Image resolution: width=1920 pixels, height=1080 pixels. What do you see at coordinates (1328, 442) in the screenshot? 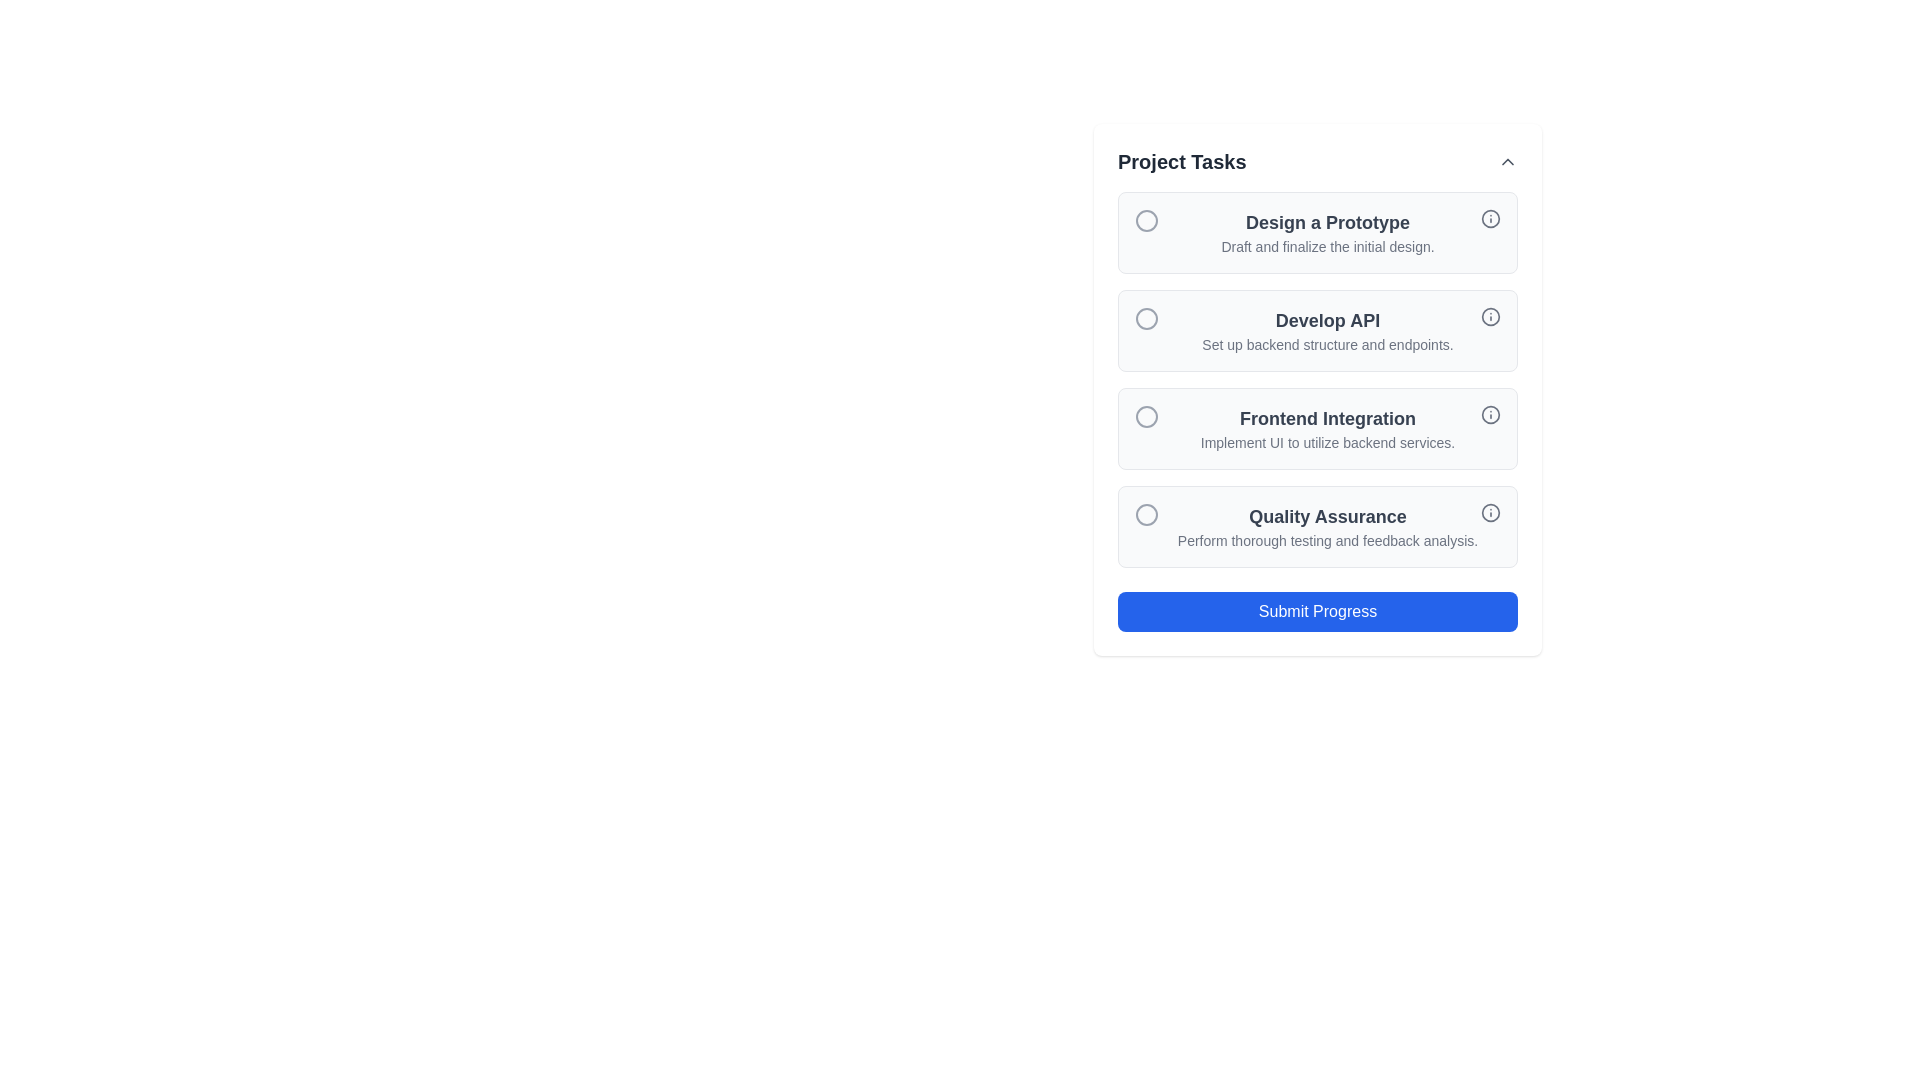
I see `the text element displaying 'Implement UI to utilize backend services.' which is styled in a small gray font and located beneath 'Frontend Integration.'` at bounding box center [1328, 442].